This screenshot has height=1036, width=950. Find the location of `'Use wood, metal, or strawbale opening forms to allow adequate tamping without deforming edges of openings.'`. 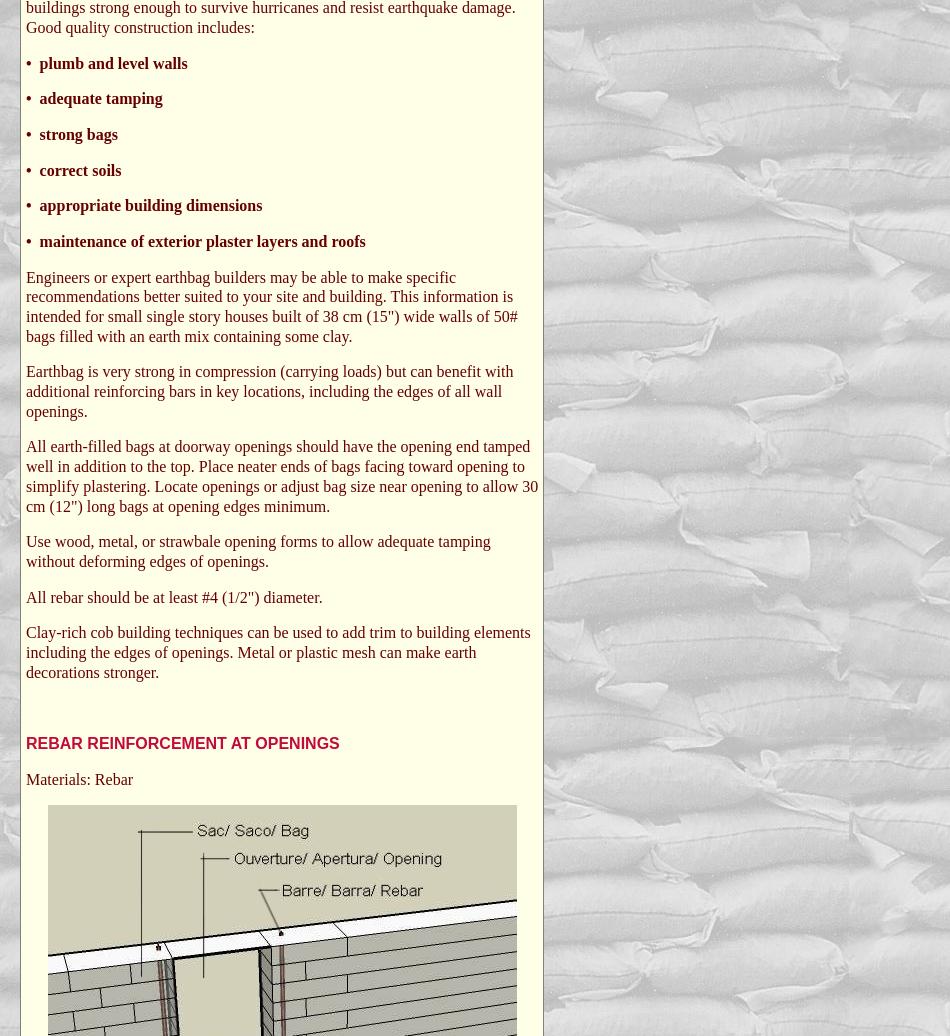

'Use wood, metal, or strawbale opening forms to allow adequate tamping without deforming edges of openings.' is located at coordinates (26, 551).